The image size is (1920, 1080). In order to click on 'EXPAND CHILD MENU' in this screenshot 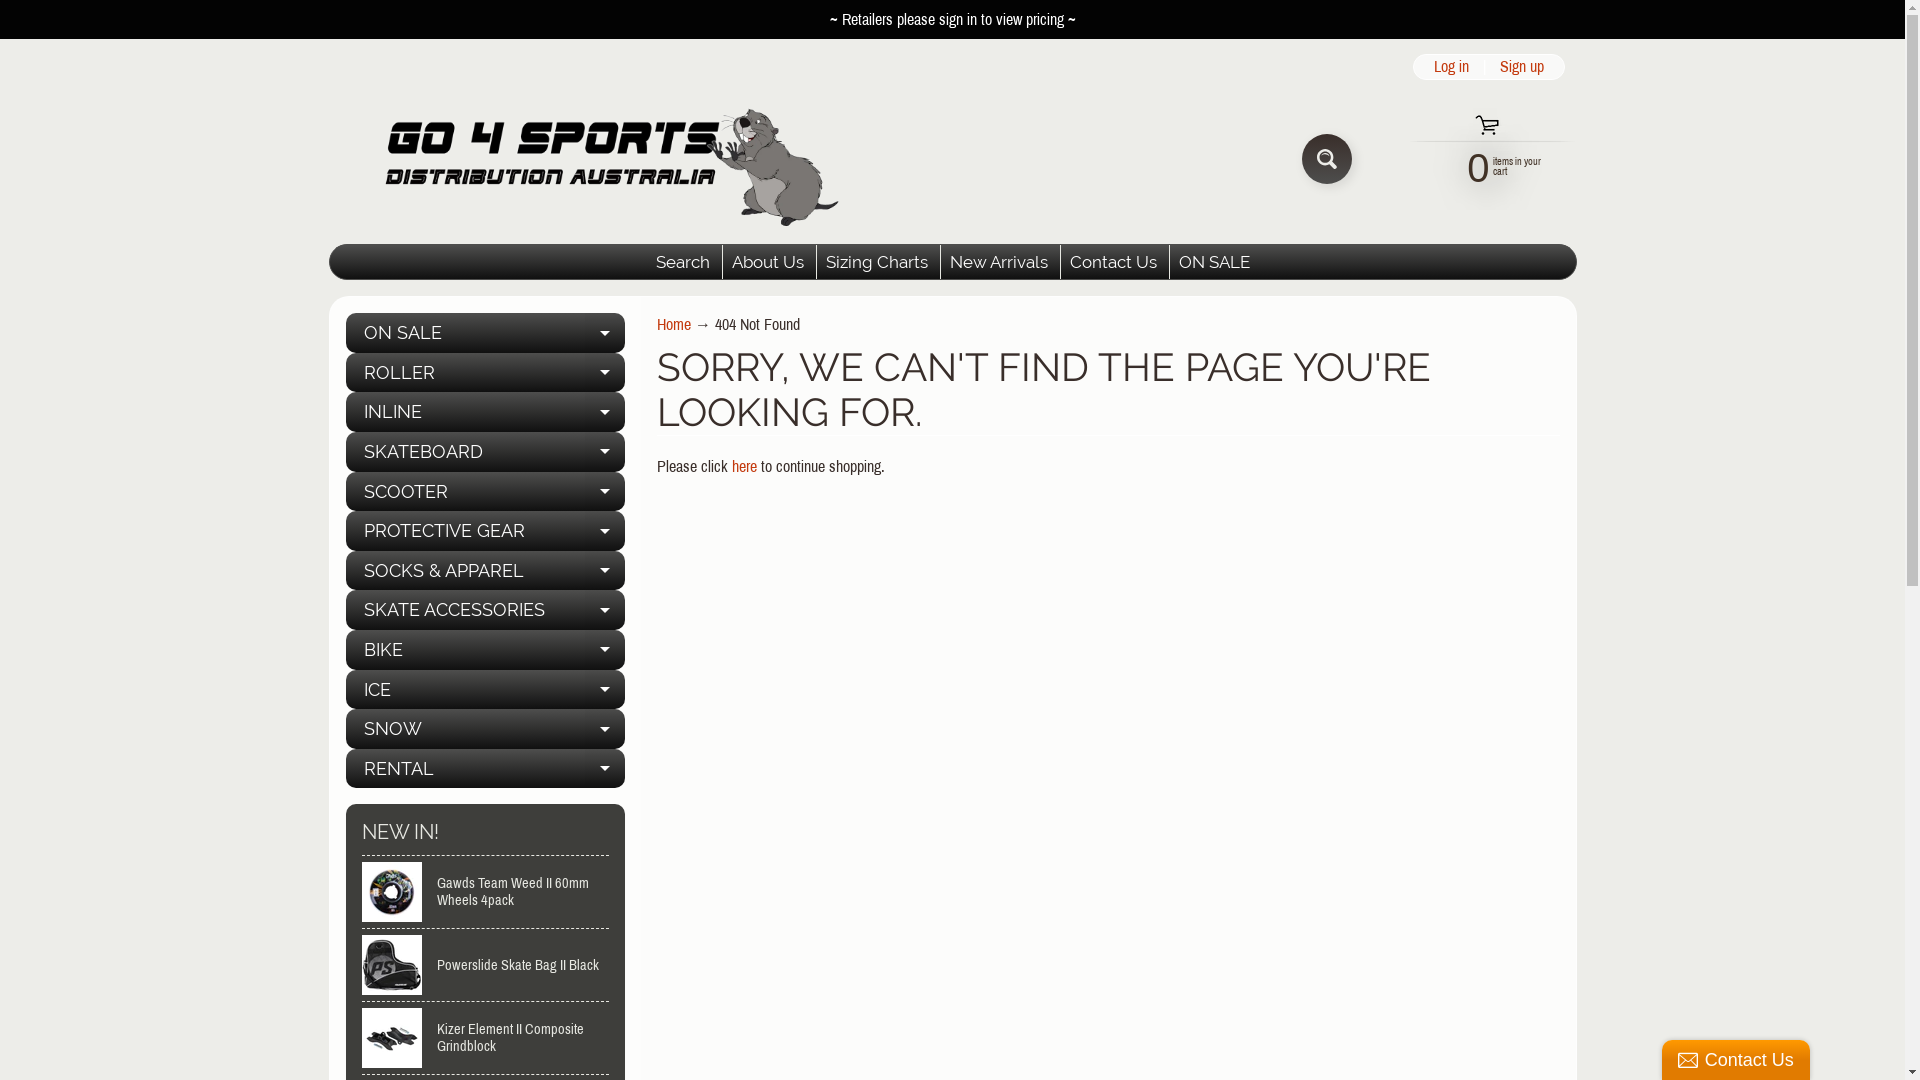, I will do `click(603, 767)`.